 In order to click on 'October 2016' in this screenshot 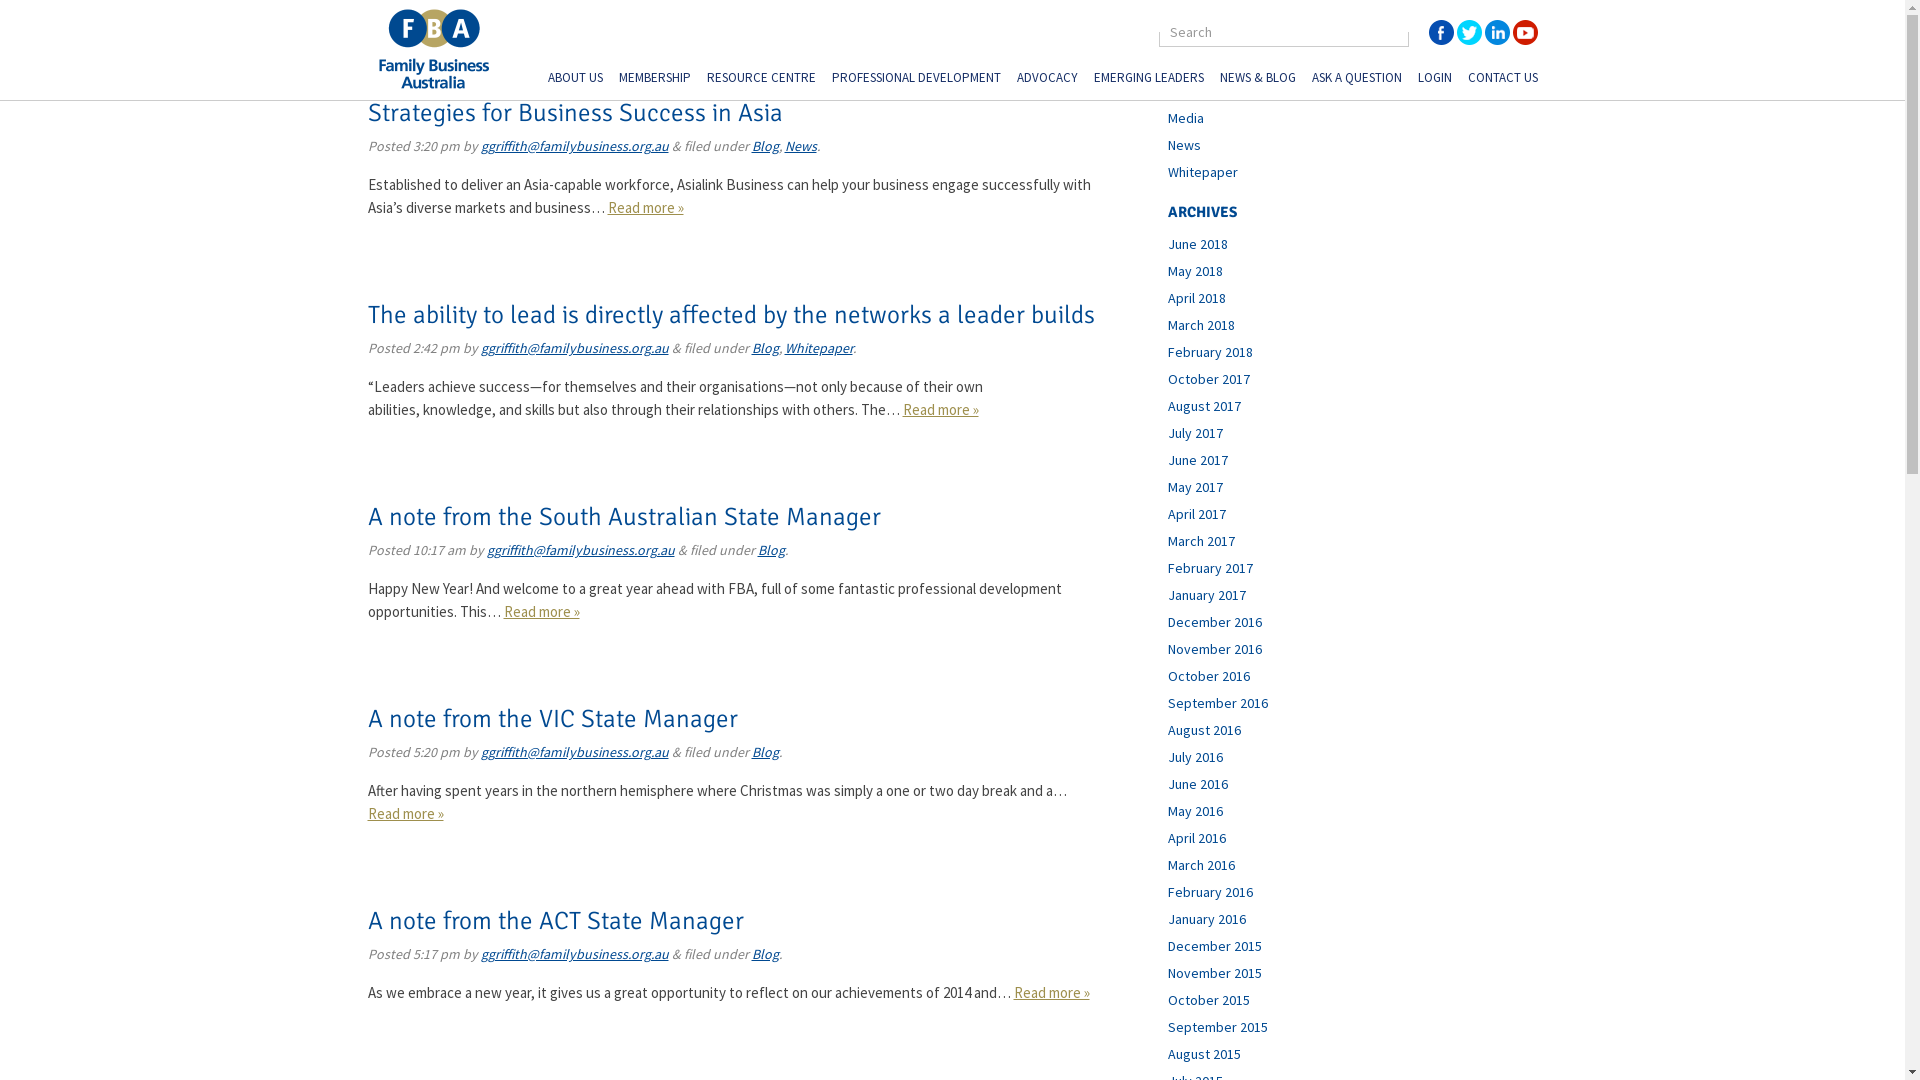, I will do `click(1208, 675)`.